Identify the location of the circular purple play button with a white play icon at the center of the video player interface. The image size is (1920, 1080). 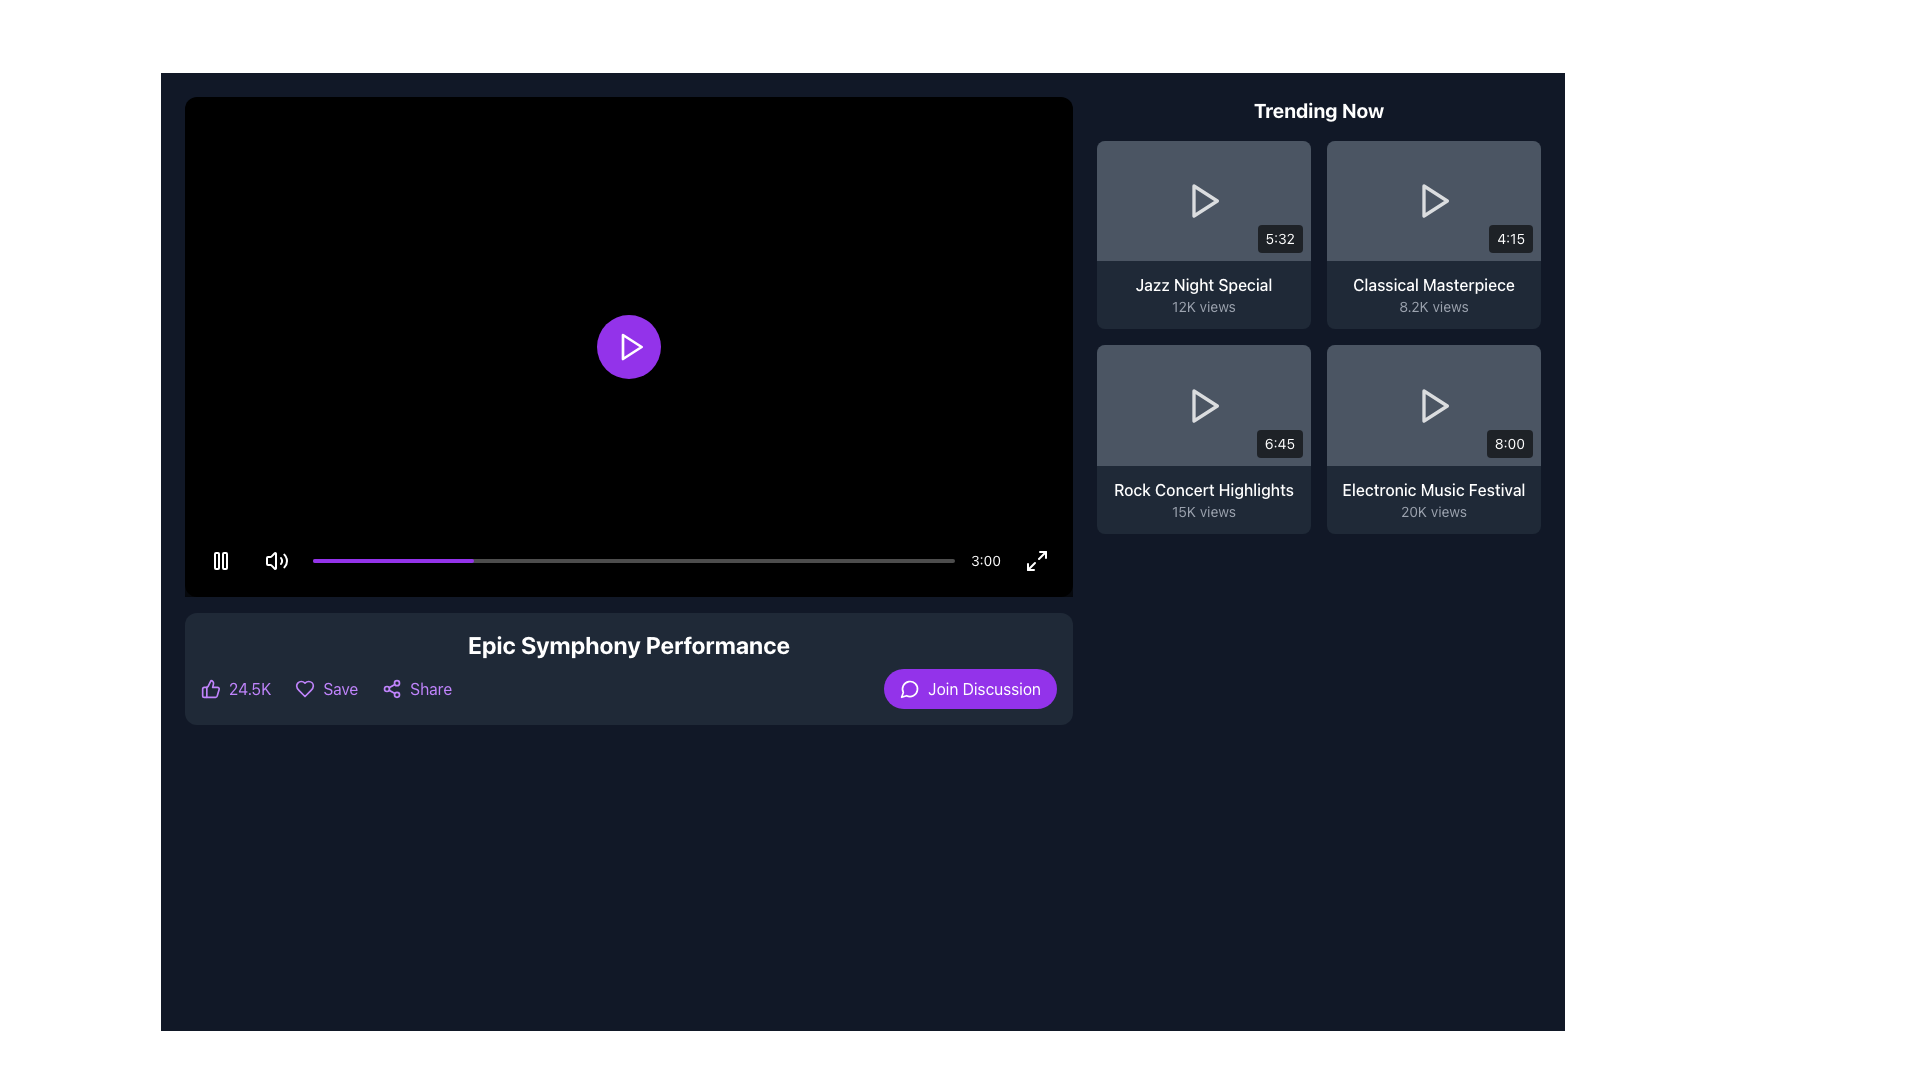
(627, 345).